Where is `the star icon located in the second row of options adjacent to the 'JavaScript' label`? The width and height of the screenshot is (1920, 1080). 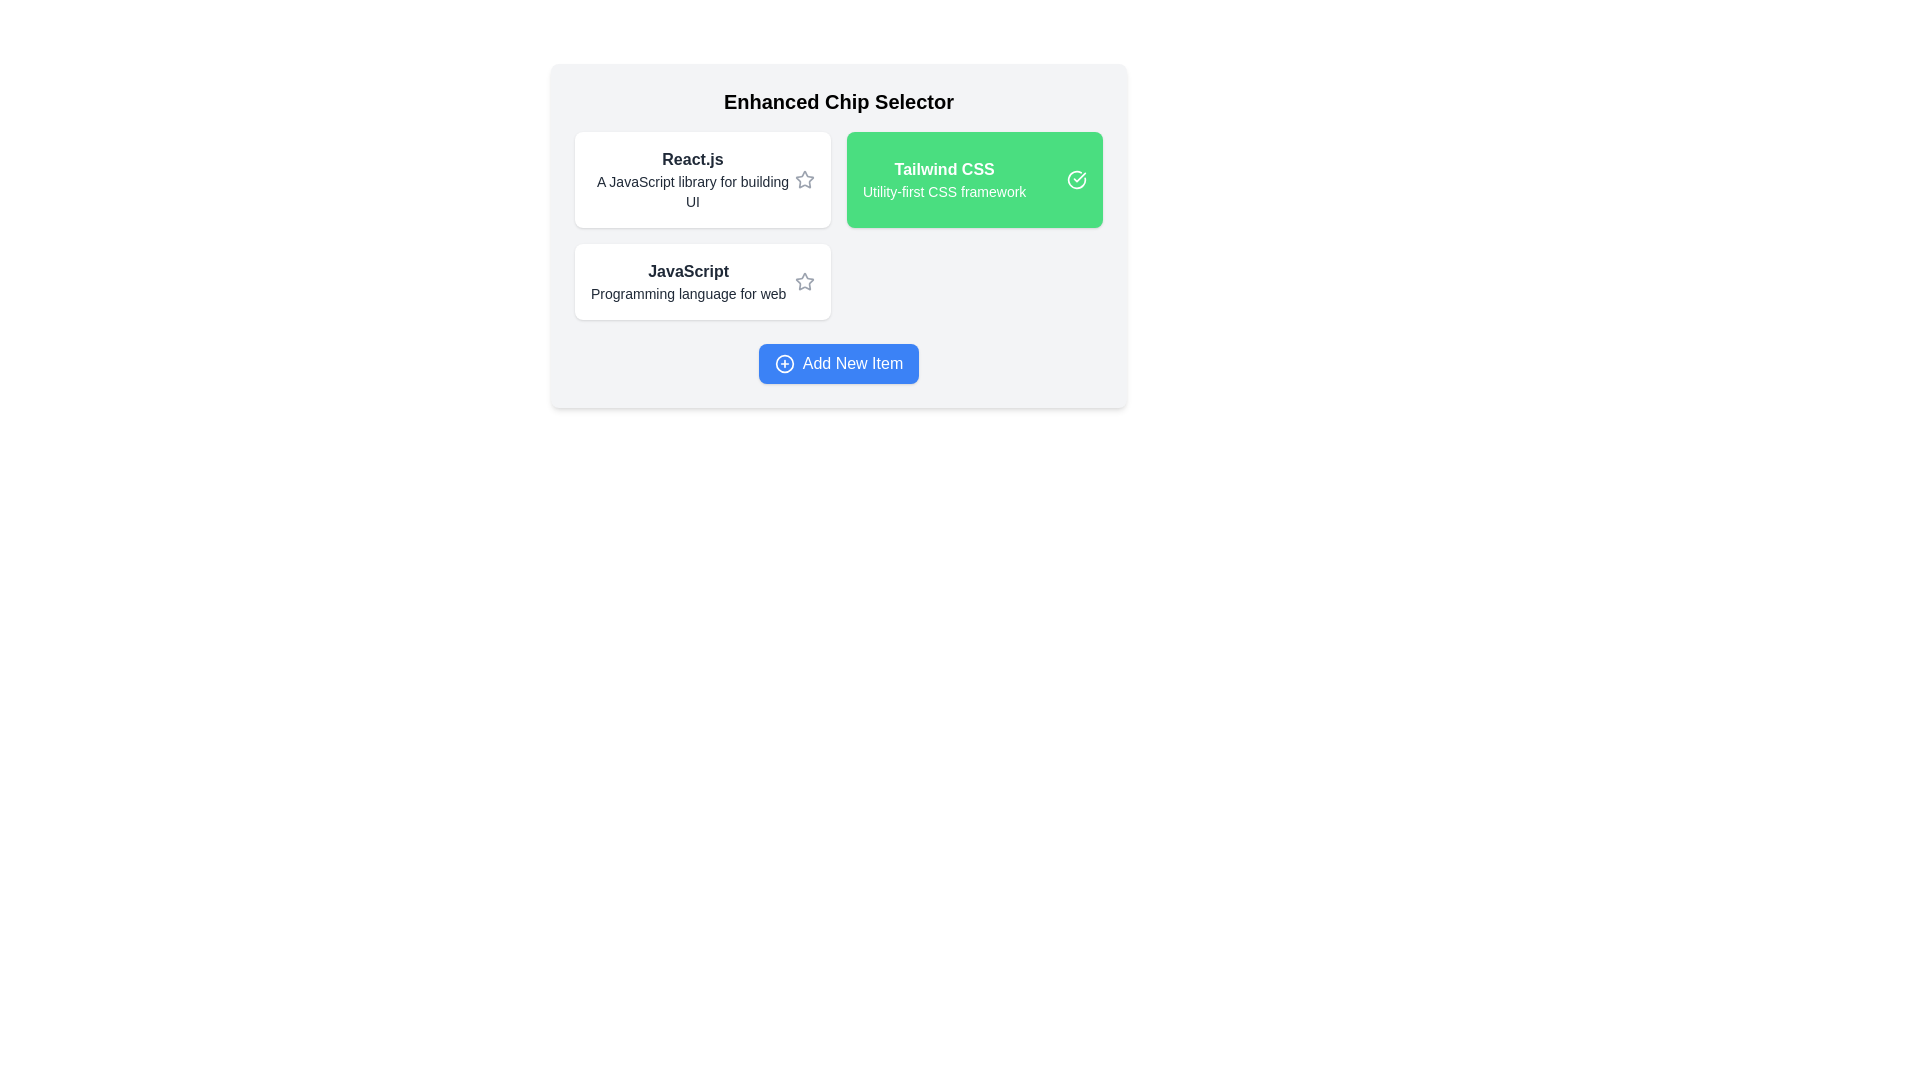 the star icon located in the second row of options adjacent to the 'JavaScript' label is located at coordinates (805, 281).